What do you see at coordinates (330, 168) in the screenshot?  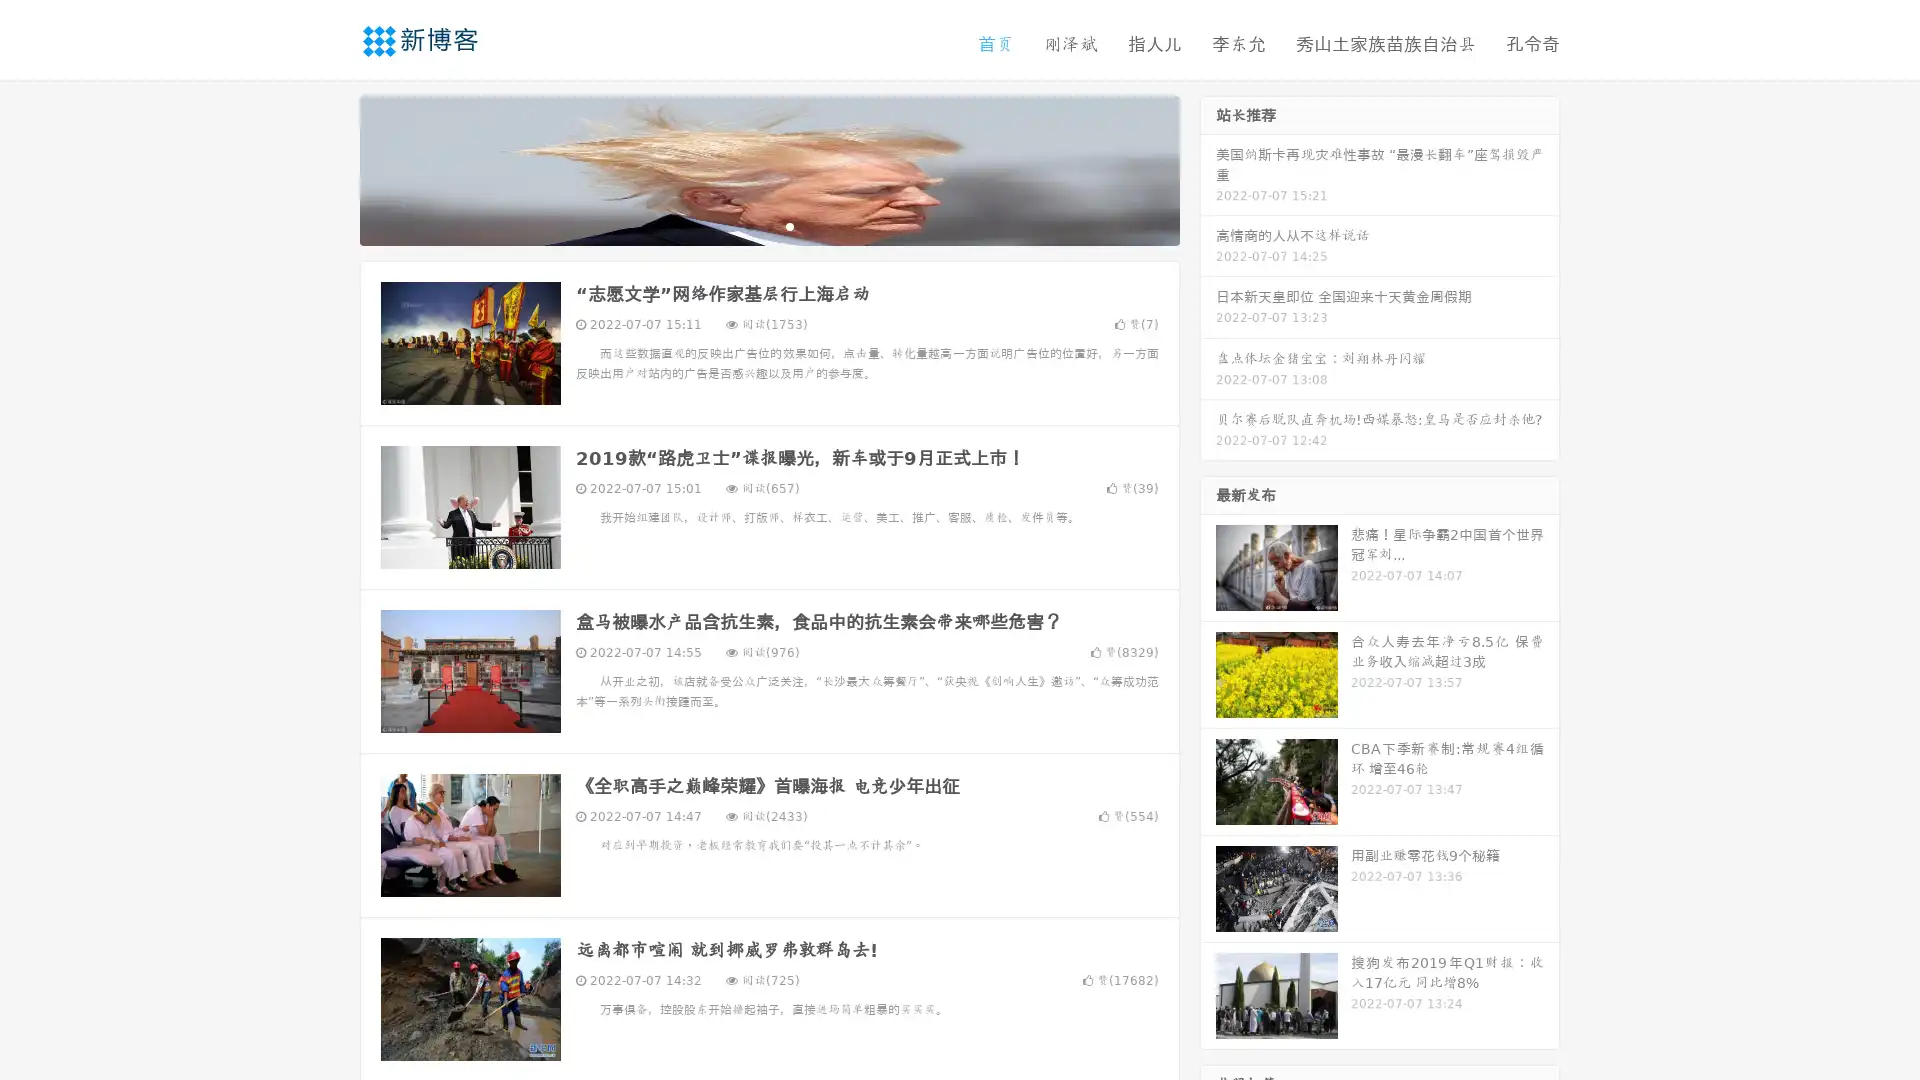 I see `Previous slide` at bounding box center [330, 168].